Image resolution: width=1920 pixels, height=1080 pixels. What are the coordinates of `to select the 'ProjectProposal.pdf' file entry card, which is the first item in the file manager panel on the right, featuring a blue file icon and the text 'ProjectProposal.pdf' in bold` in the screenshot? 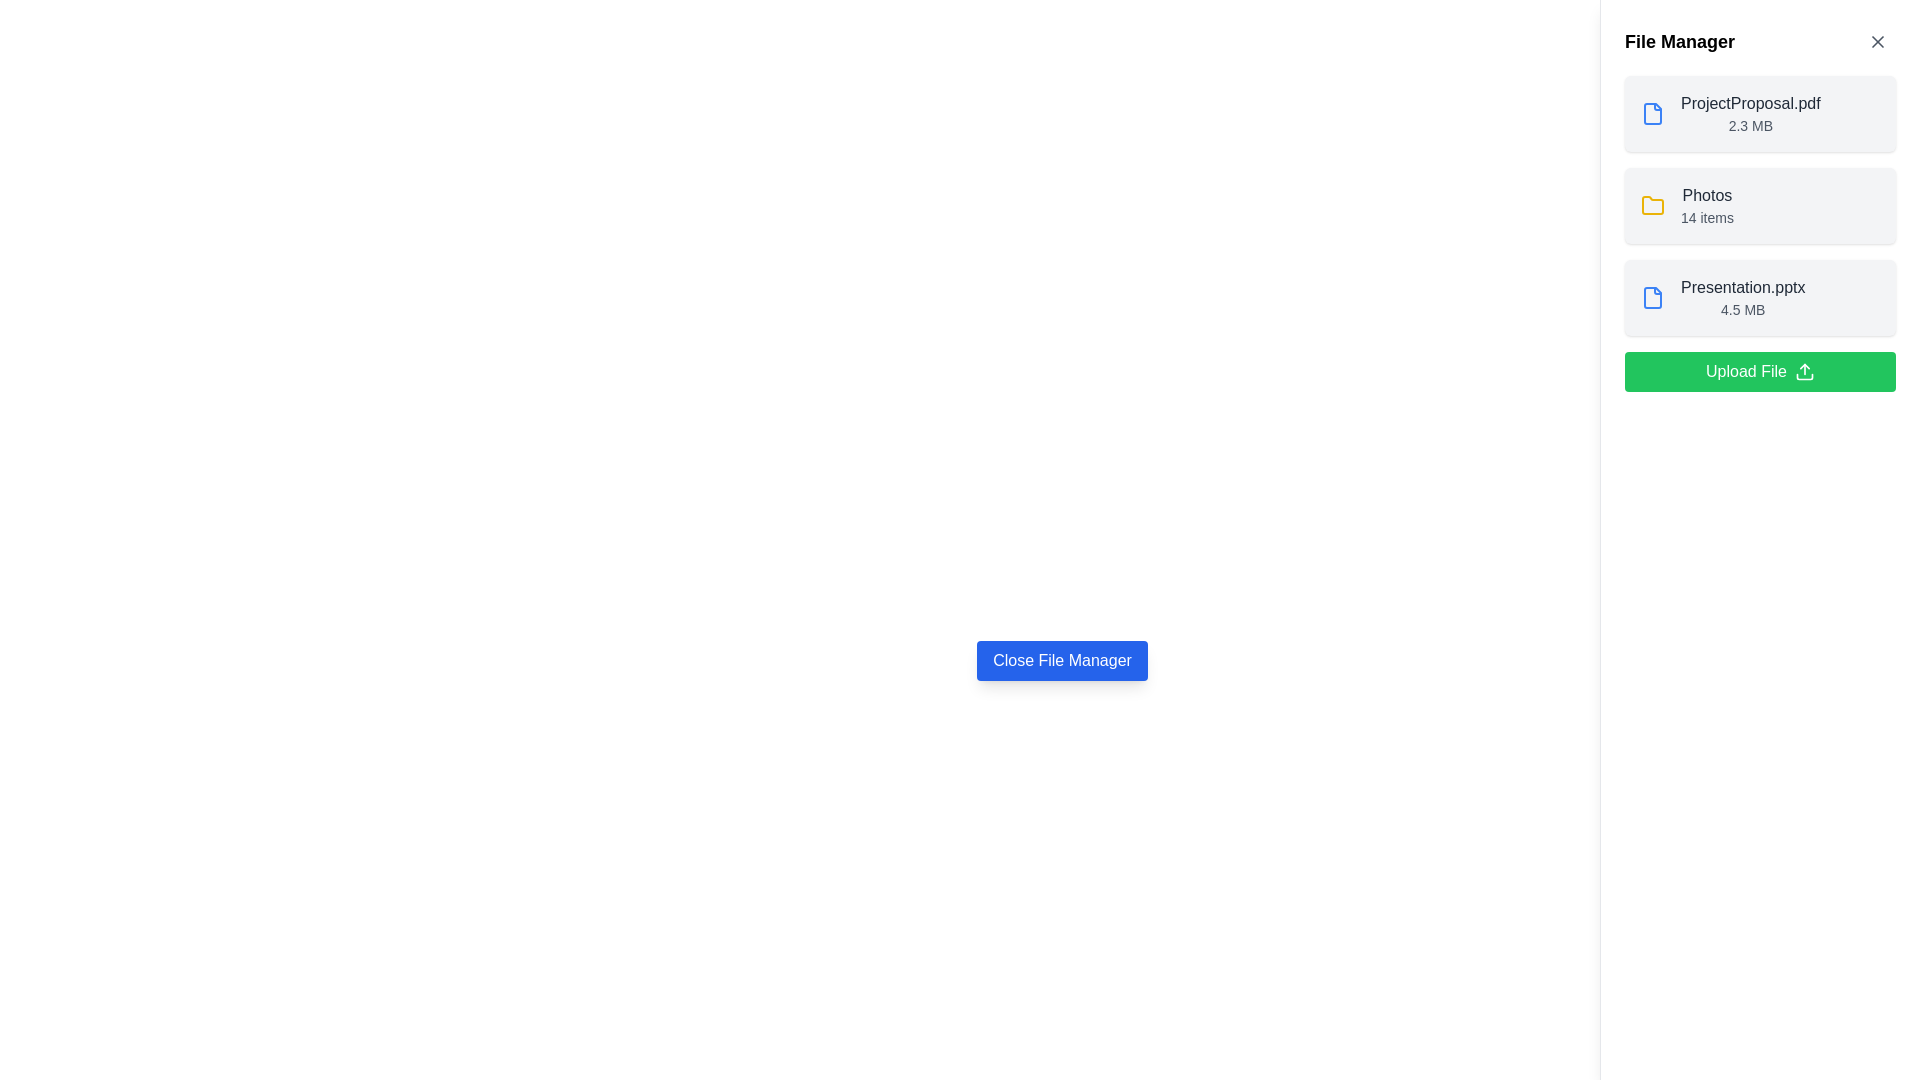 It's located at (1760, 114).